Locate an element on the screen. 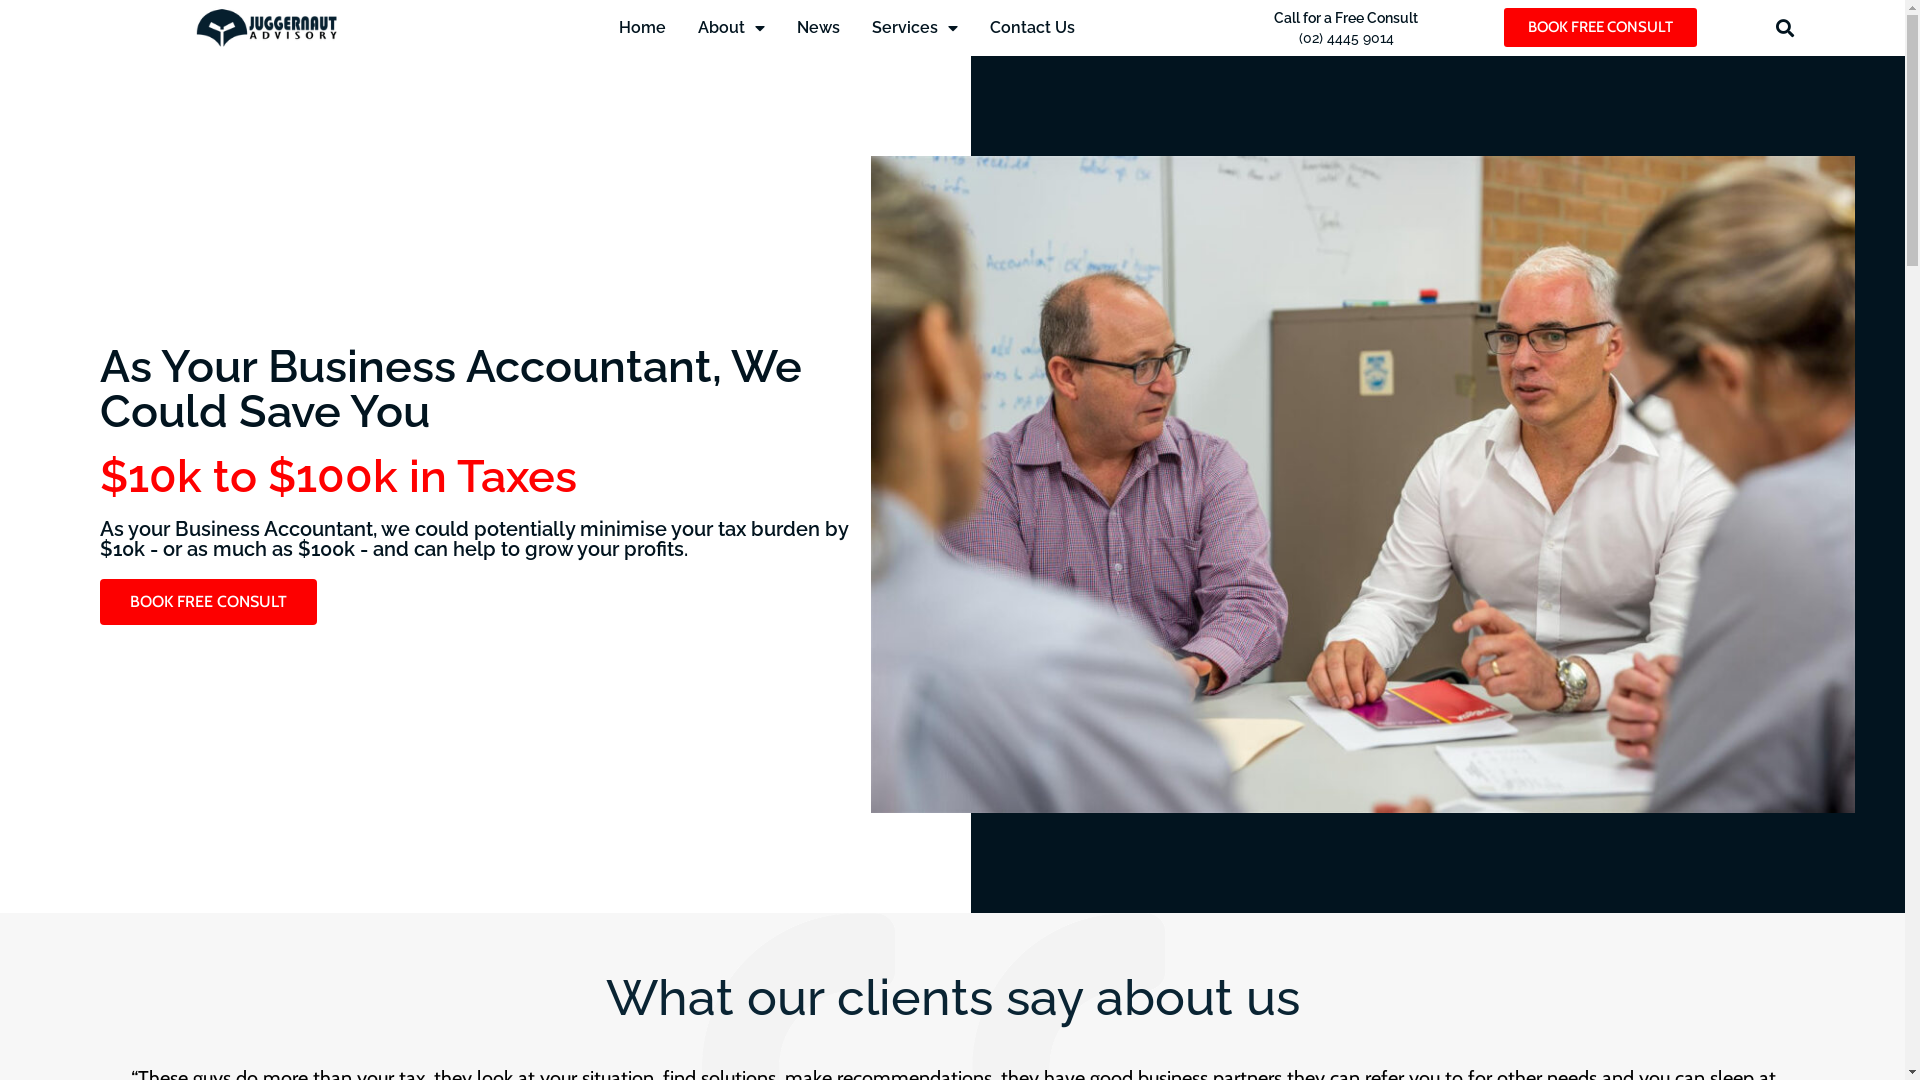 Image resolution: width=1920 pixels, height=1080 pixels. 'BOOK FREE CONSULT' is located at coordinates (1600, 27).